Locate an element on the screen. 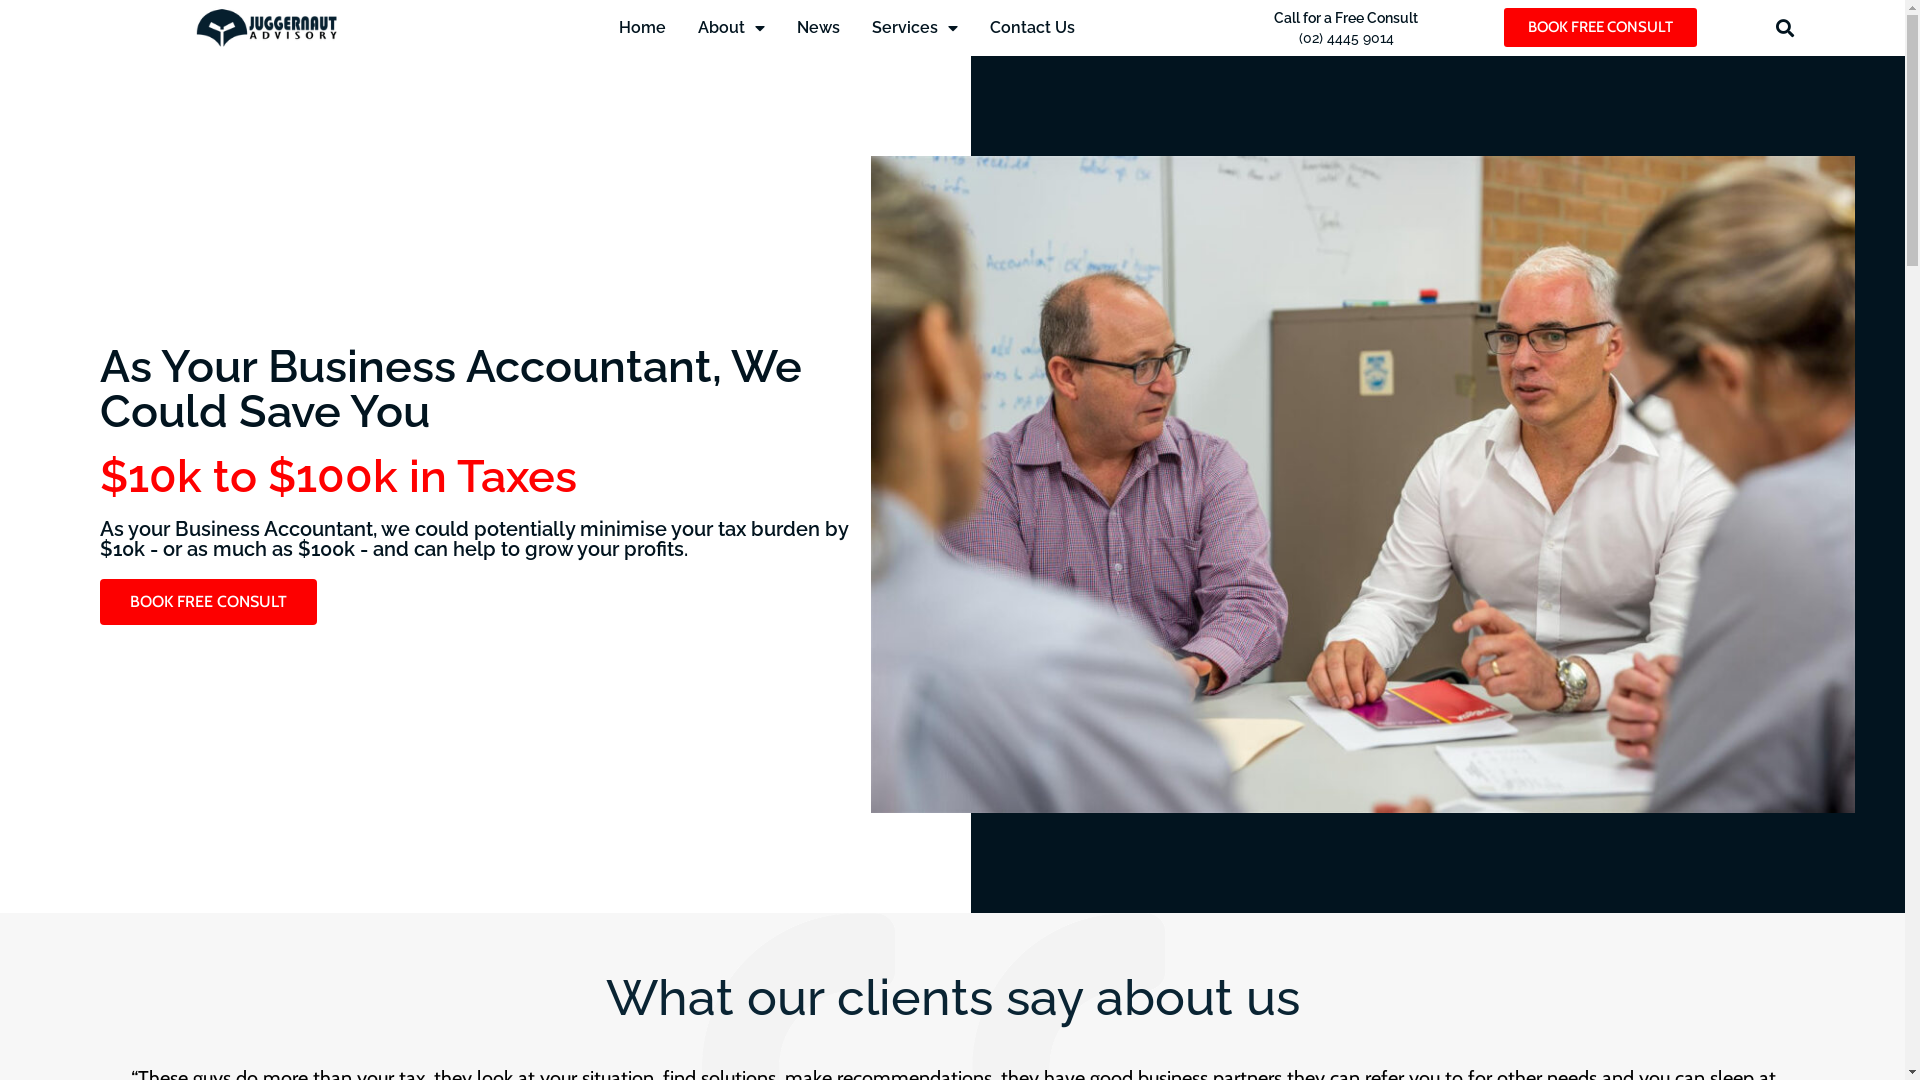 Image resolution: width=1920 pixels, height=1080 pixels. 'BOOK FREE CONSULT' is located at coordinates (1600, 27).